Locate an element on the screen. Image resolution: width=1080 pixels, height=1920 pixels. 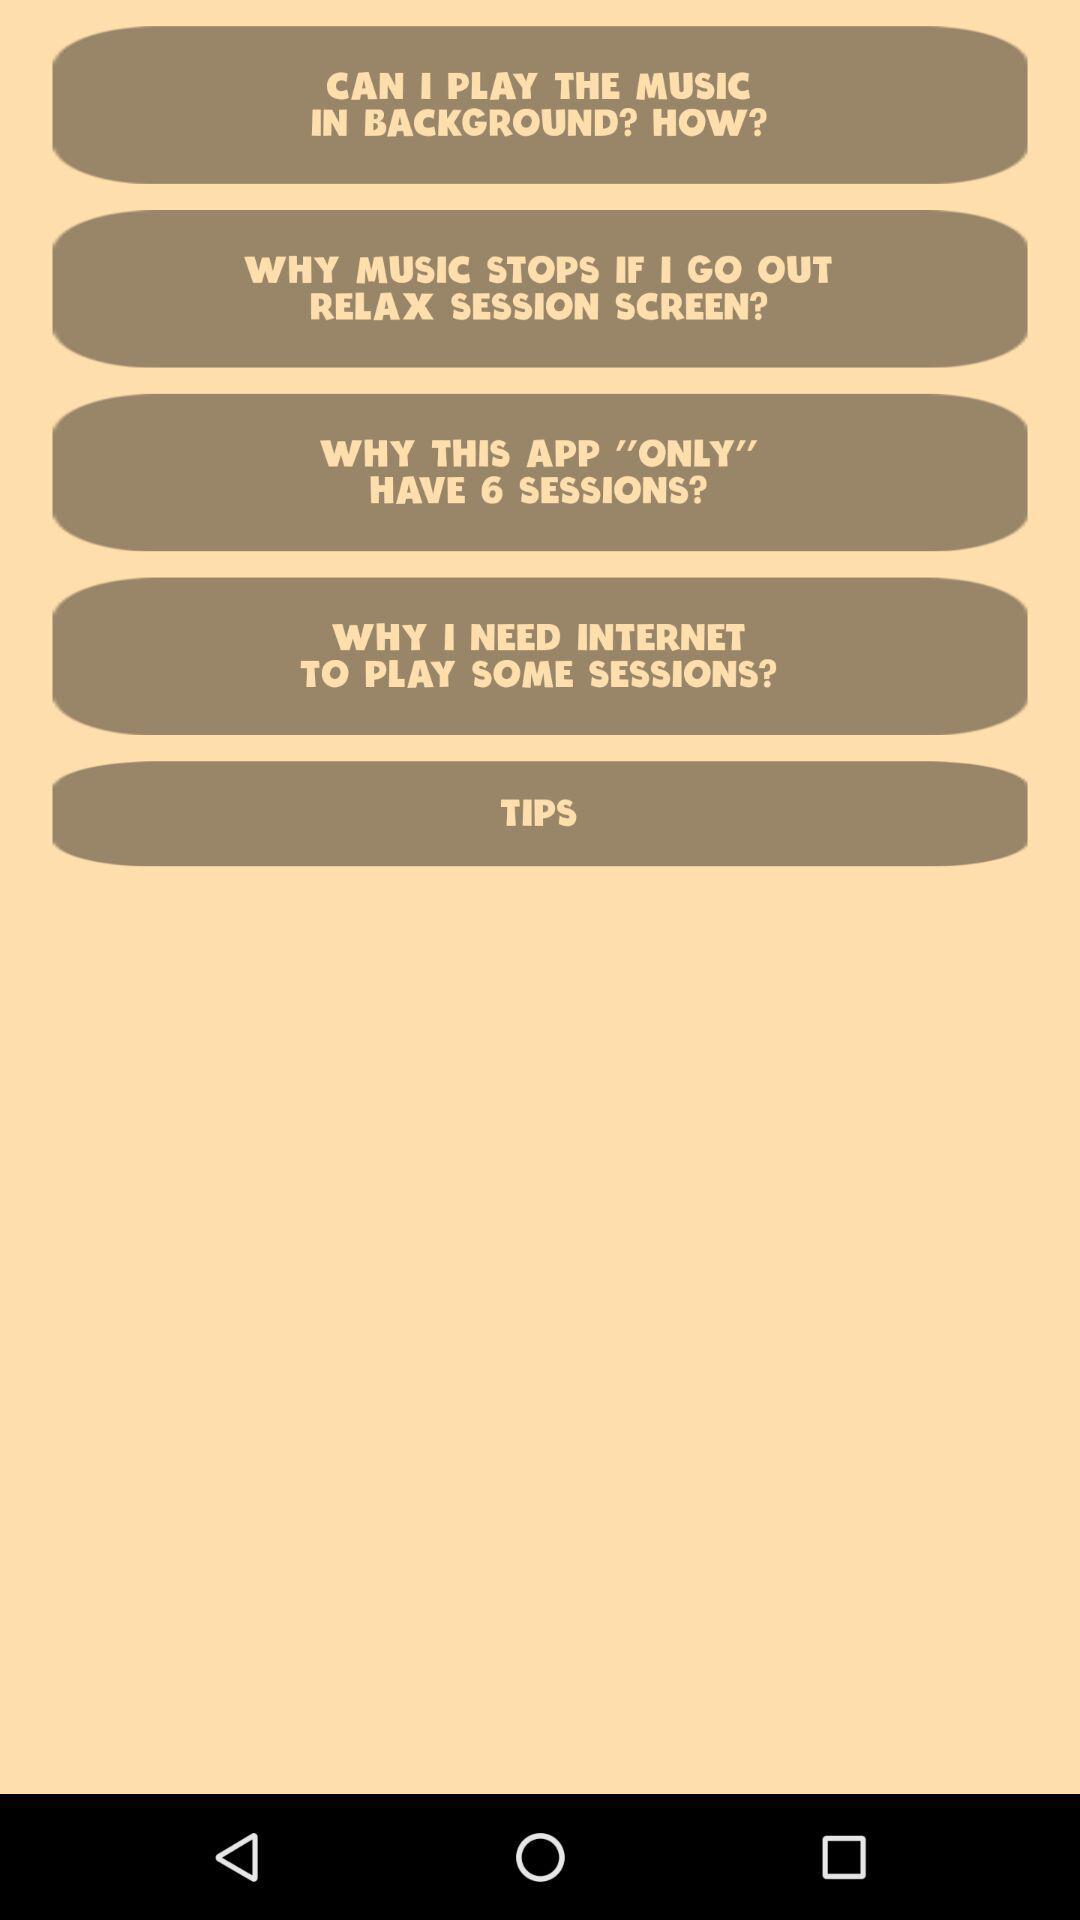
the button above the why i need item is located at coordinates (540, 471).